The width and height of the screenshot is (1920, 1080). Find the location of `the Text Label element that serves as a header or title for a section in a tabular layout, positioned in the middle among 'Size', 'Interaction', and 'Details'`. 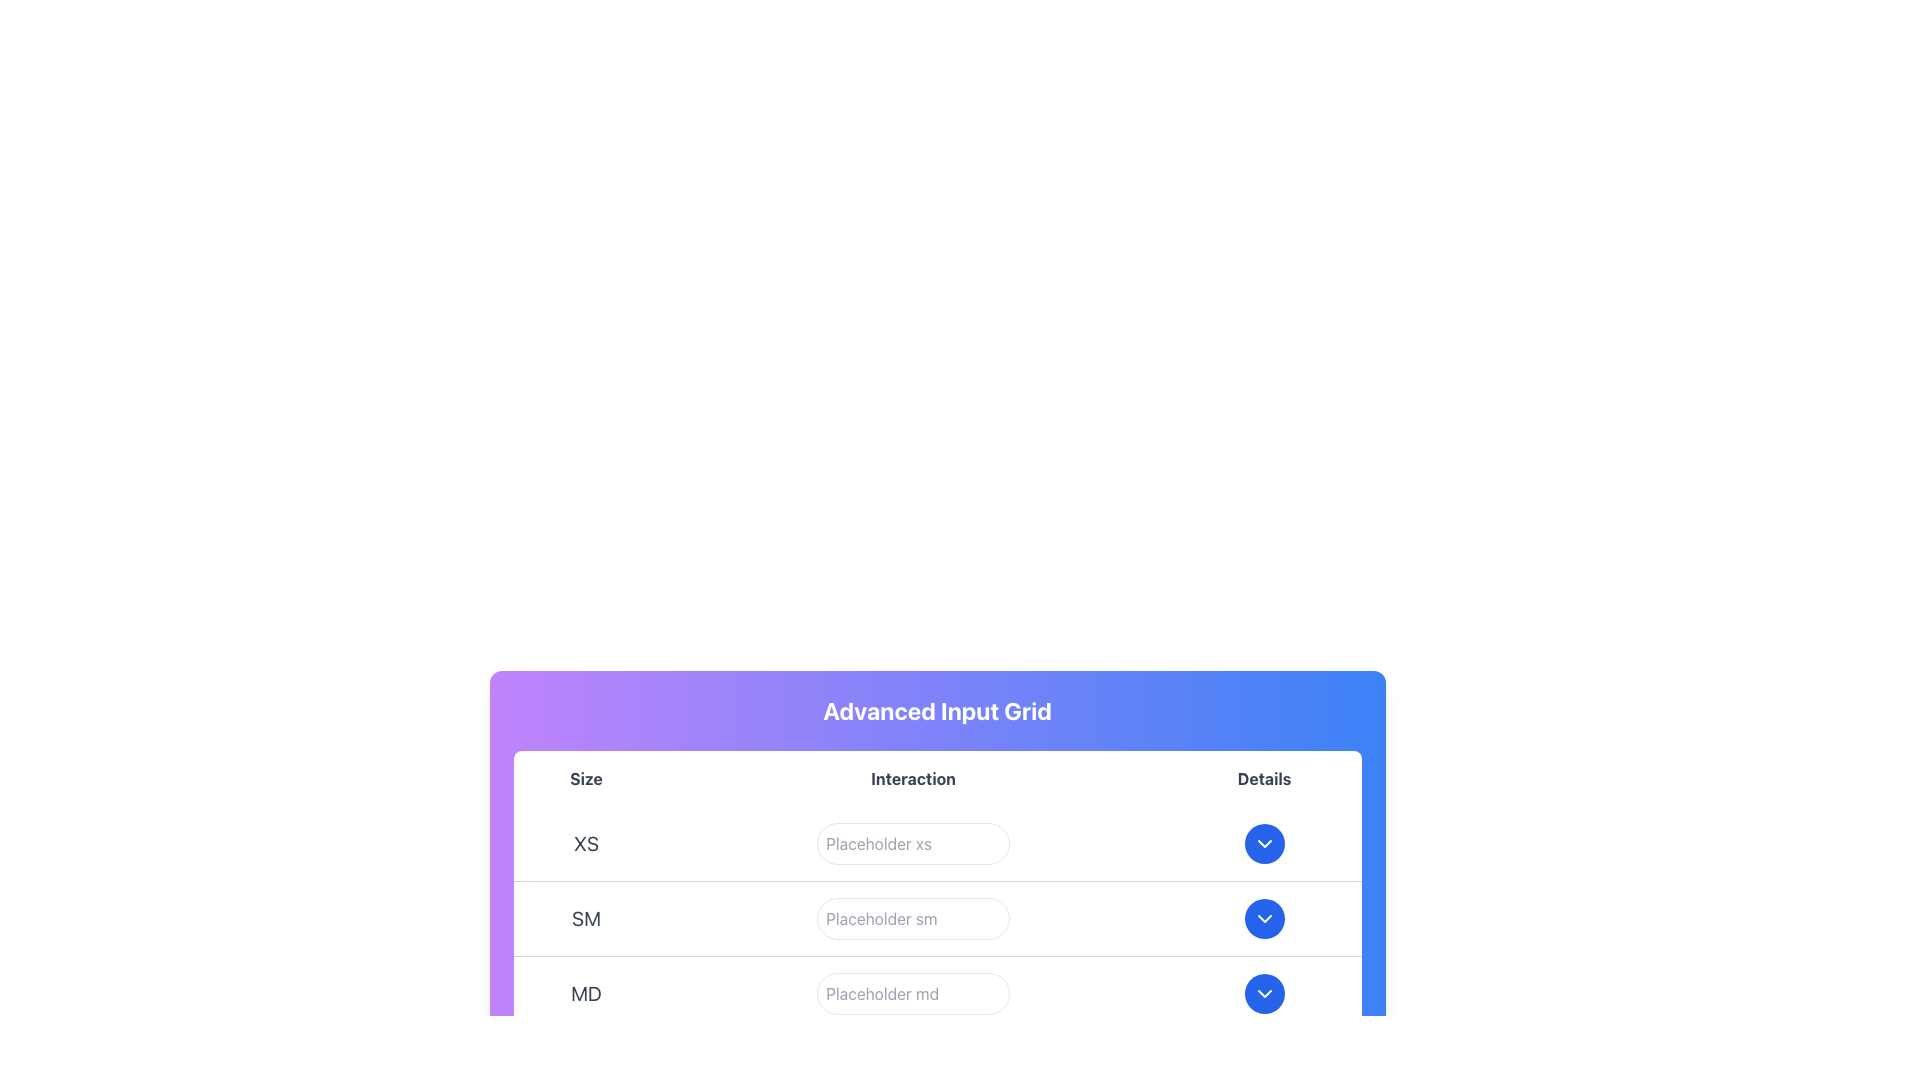

the Text Label element that serves as a header or title for a section in a tabular layout, positioned in the middle among 'Size', 'Interaction', and 'Details' is located at coordinates (912, 778).